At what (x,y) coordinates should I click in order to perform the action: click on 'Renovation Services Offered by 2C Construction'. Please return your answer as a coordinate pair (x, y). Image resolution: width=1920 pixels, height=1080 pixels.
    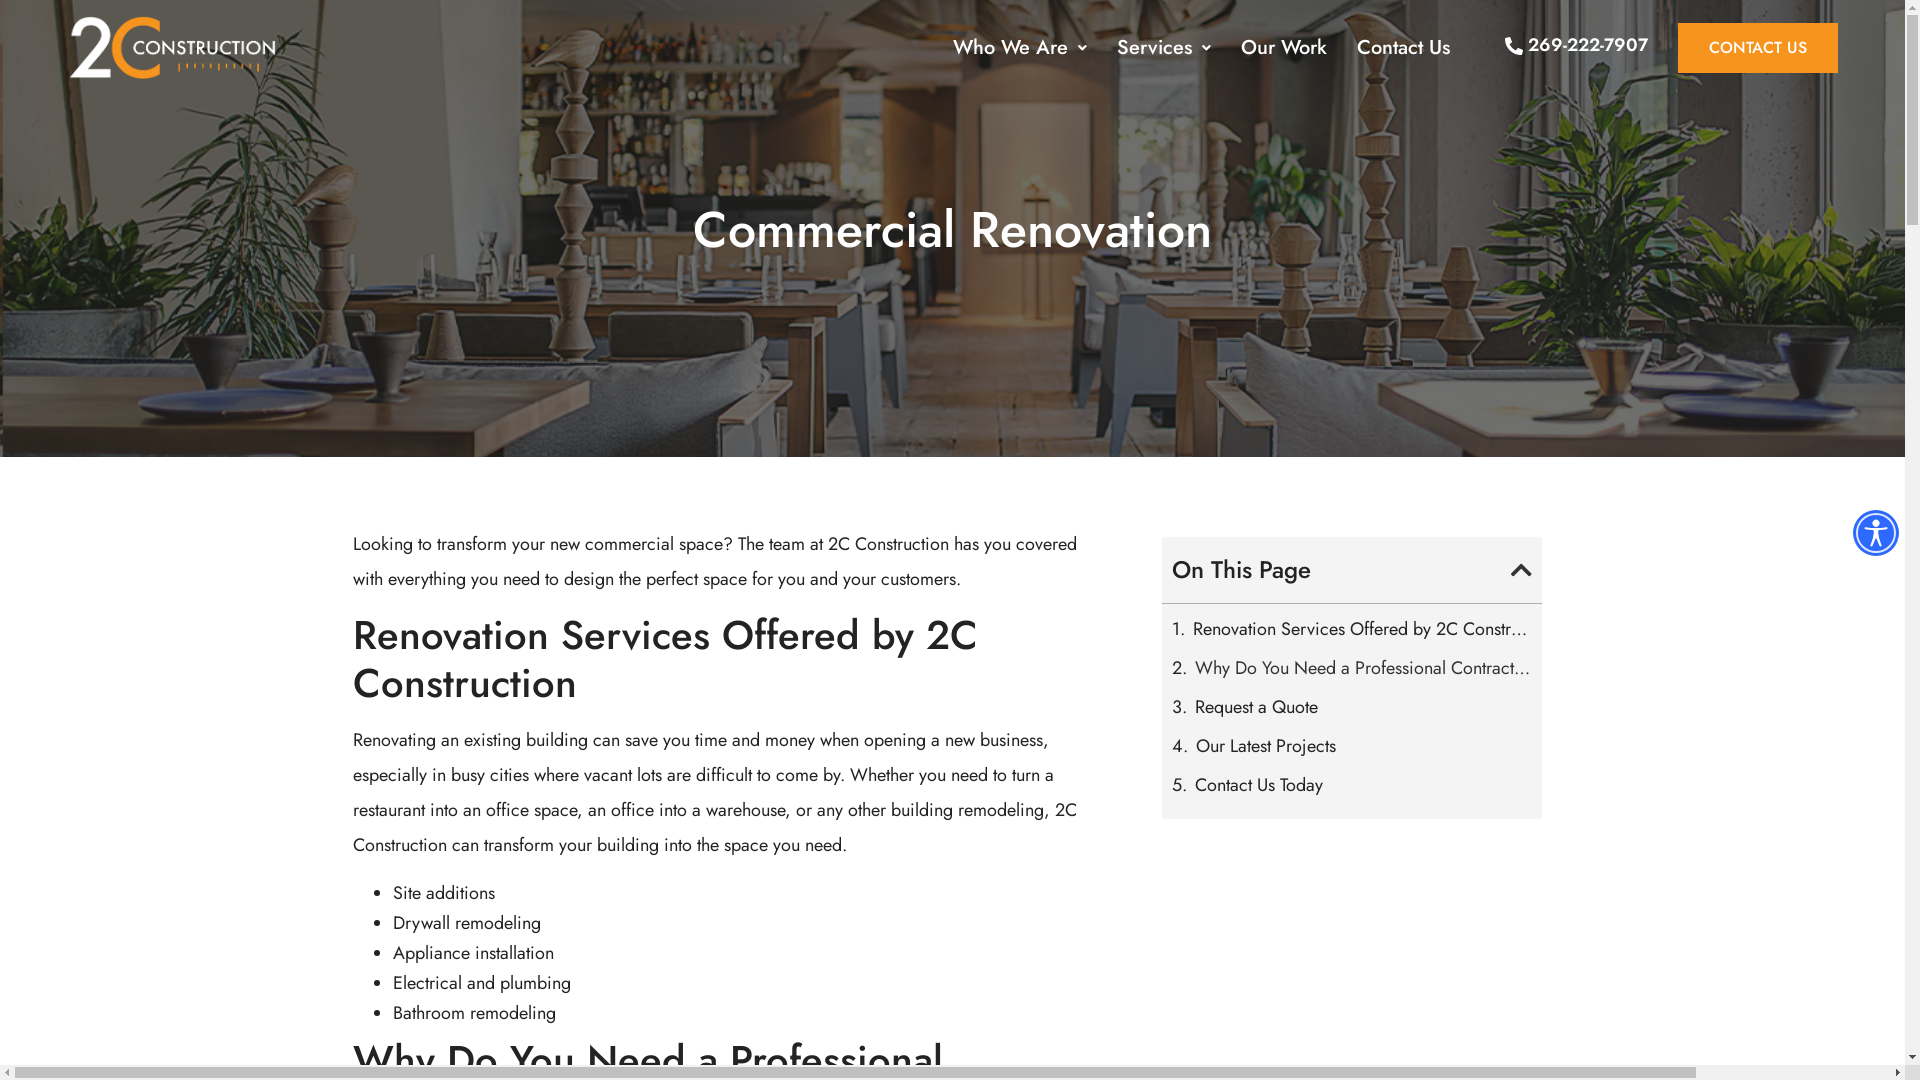
    Looking at the image, I should click on (1361, 627).